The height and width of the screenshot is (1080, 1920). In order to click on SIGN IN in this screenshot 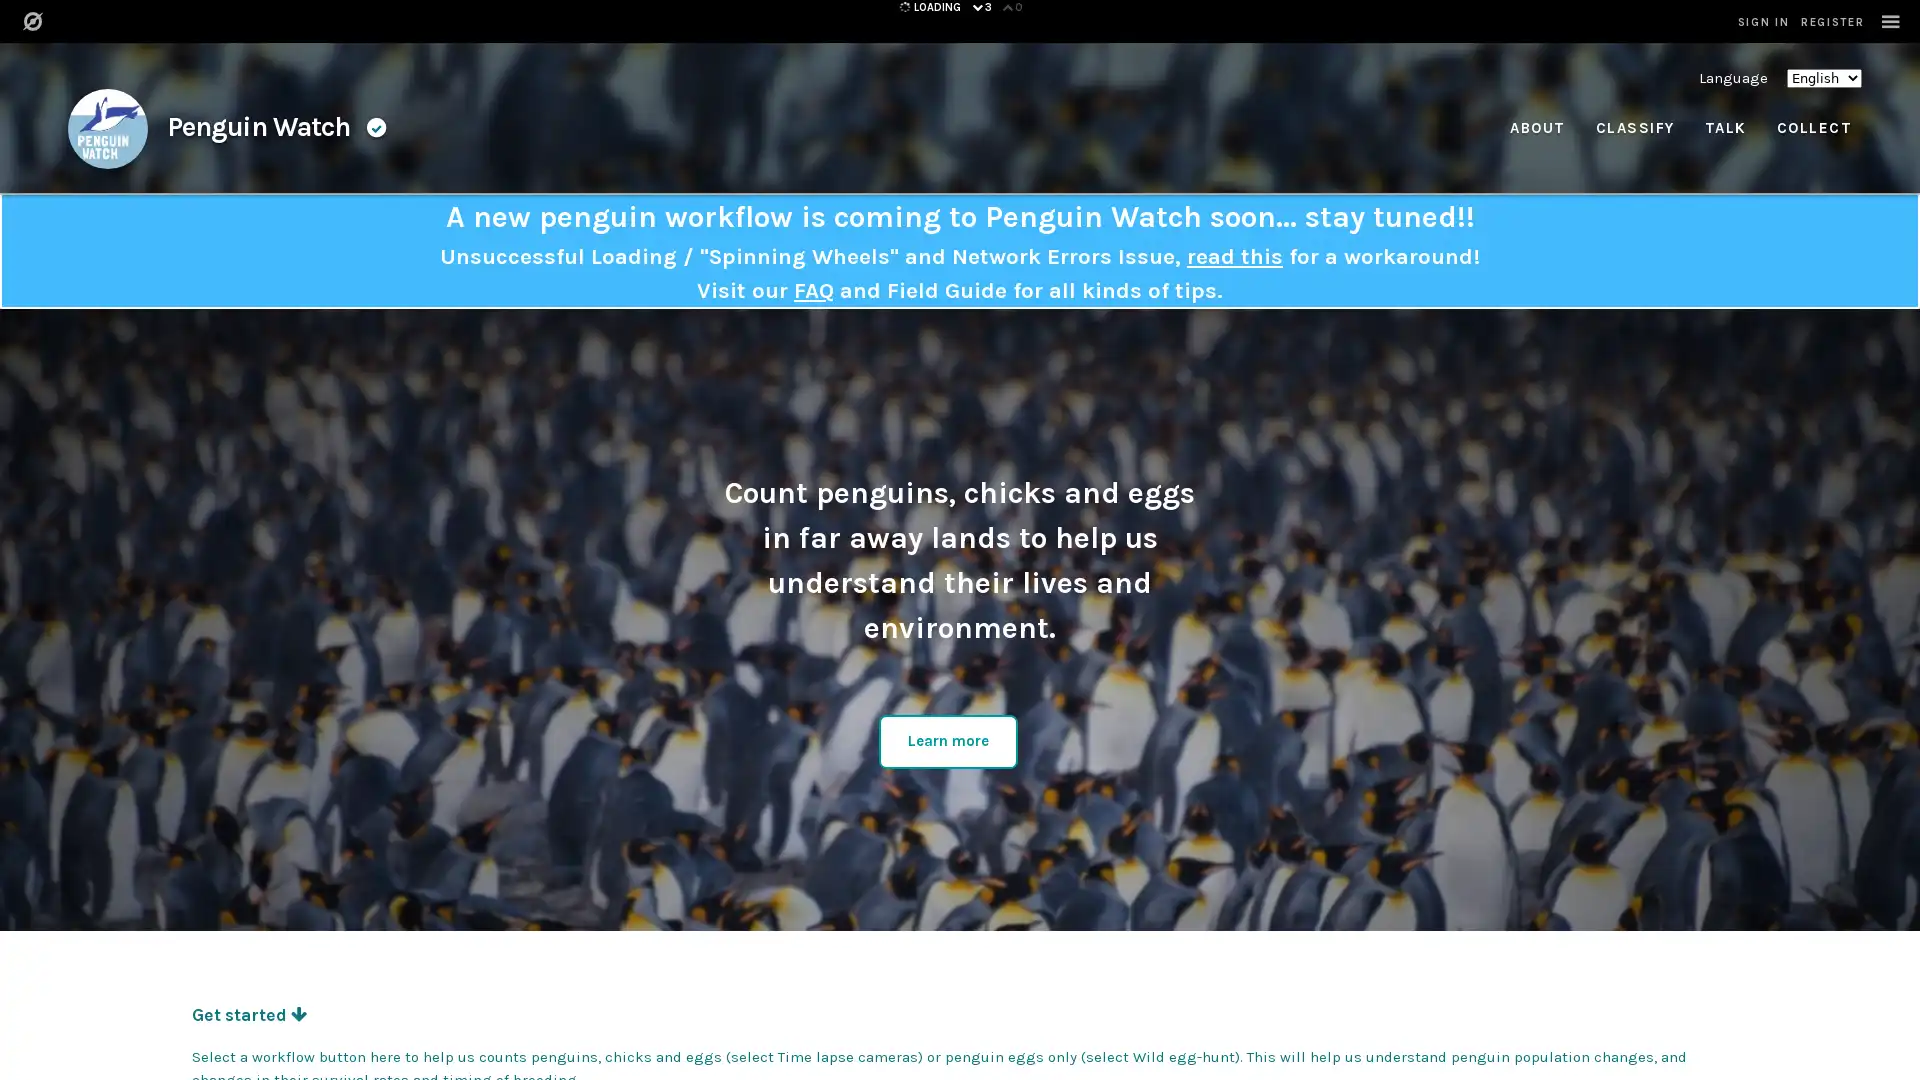, I will do `click(1796, 23)`.